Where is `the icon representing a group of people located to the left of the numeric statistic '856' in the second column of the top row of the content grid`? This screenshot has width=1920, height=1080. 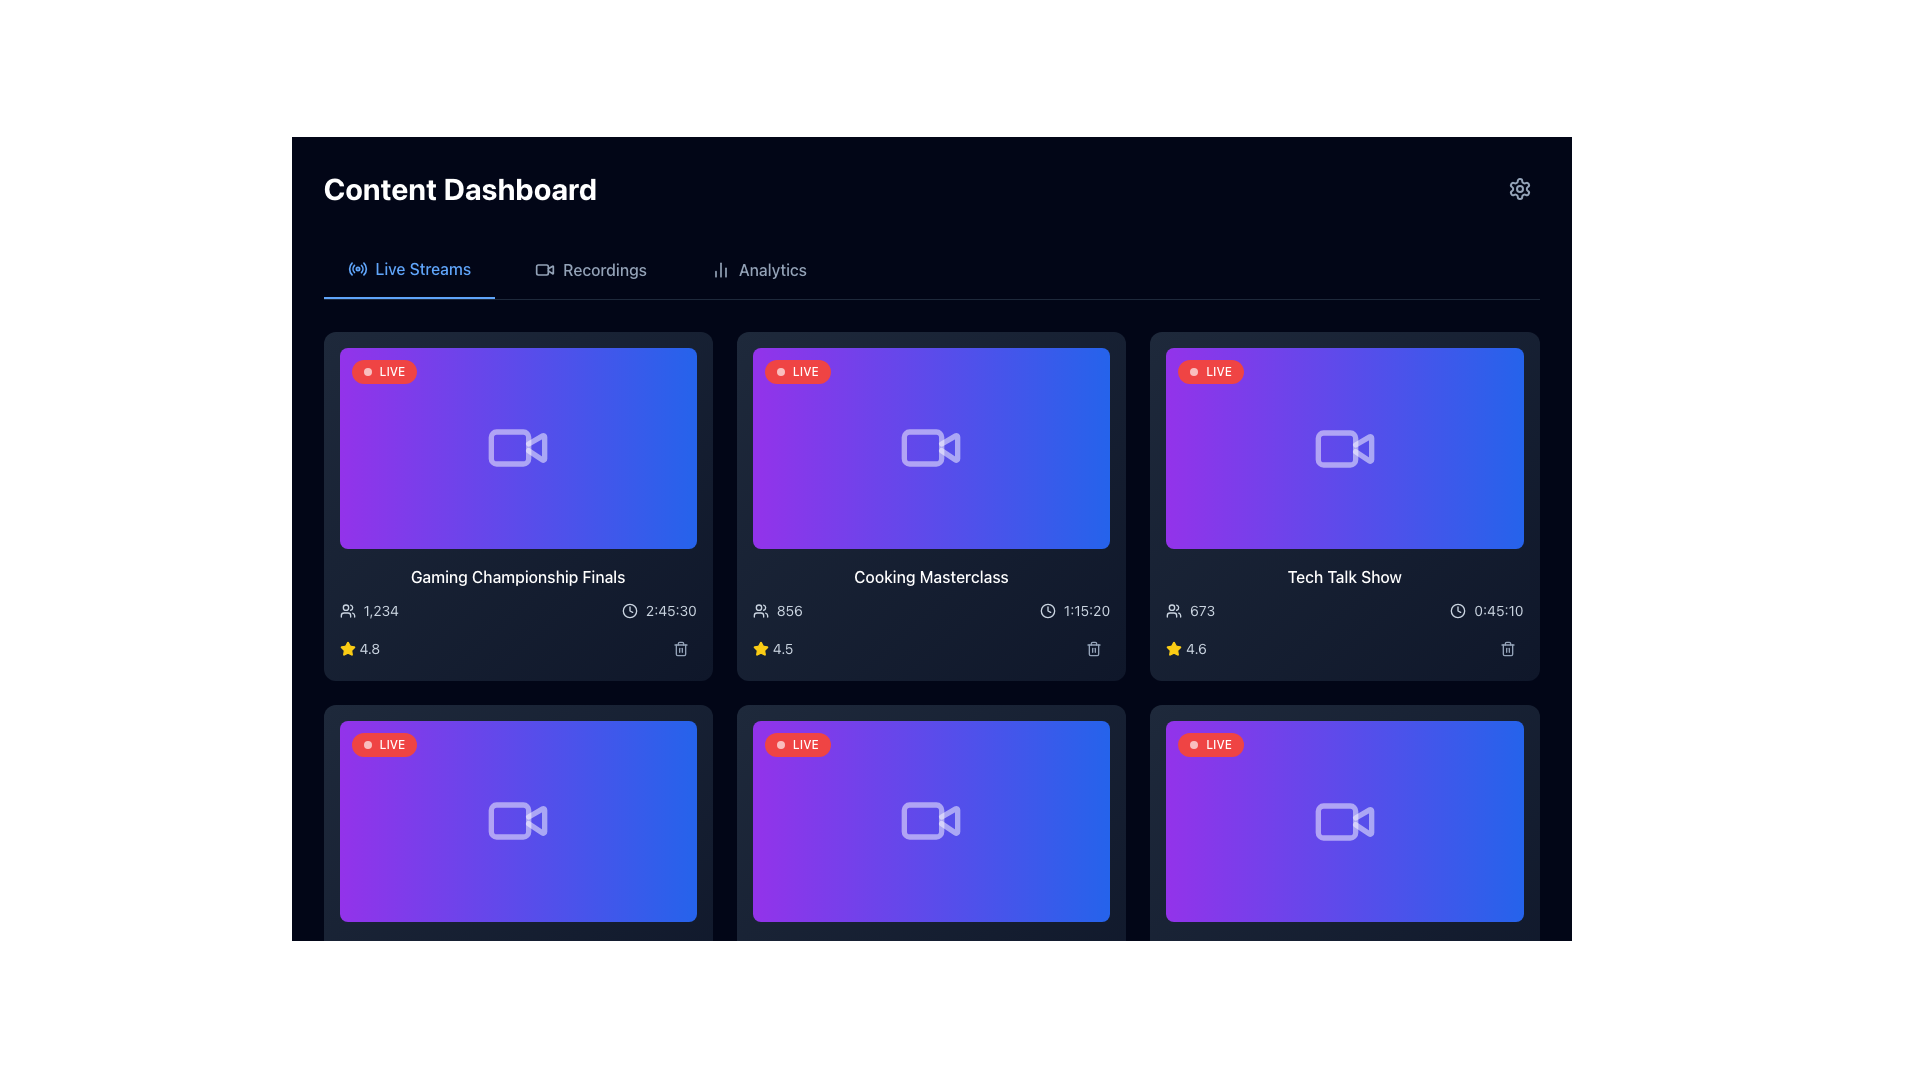
the icon representing a group of people located to the left of the numeric statistic '856' in the second column of the top row of the content grid is located at coordinates (759, 609).